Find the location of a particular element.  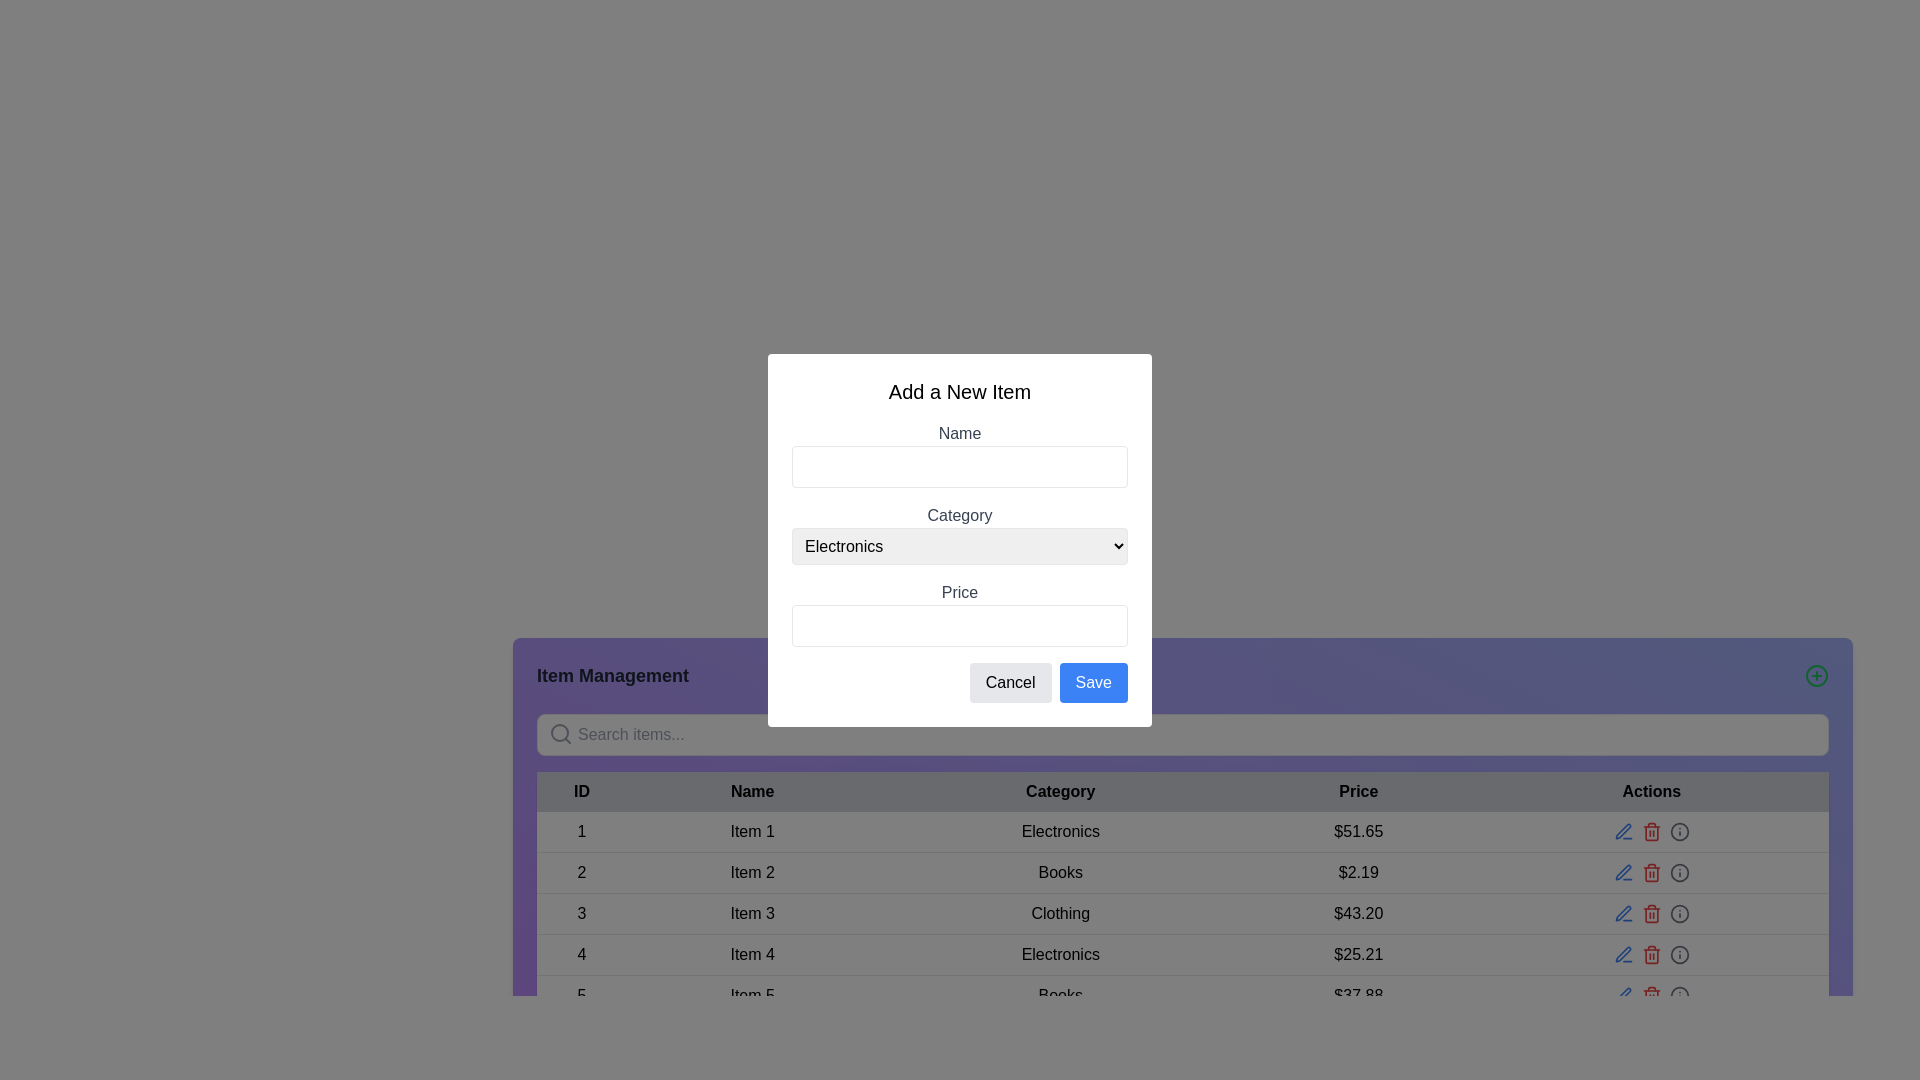

the graphical icon component located in the lower-right area of the central action region is located at coordinates (1679, 995).